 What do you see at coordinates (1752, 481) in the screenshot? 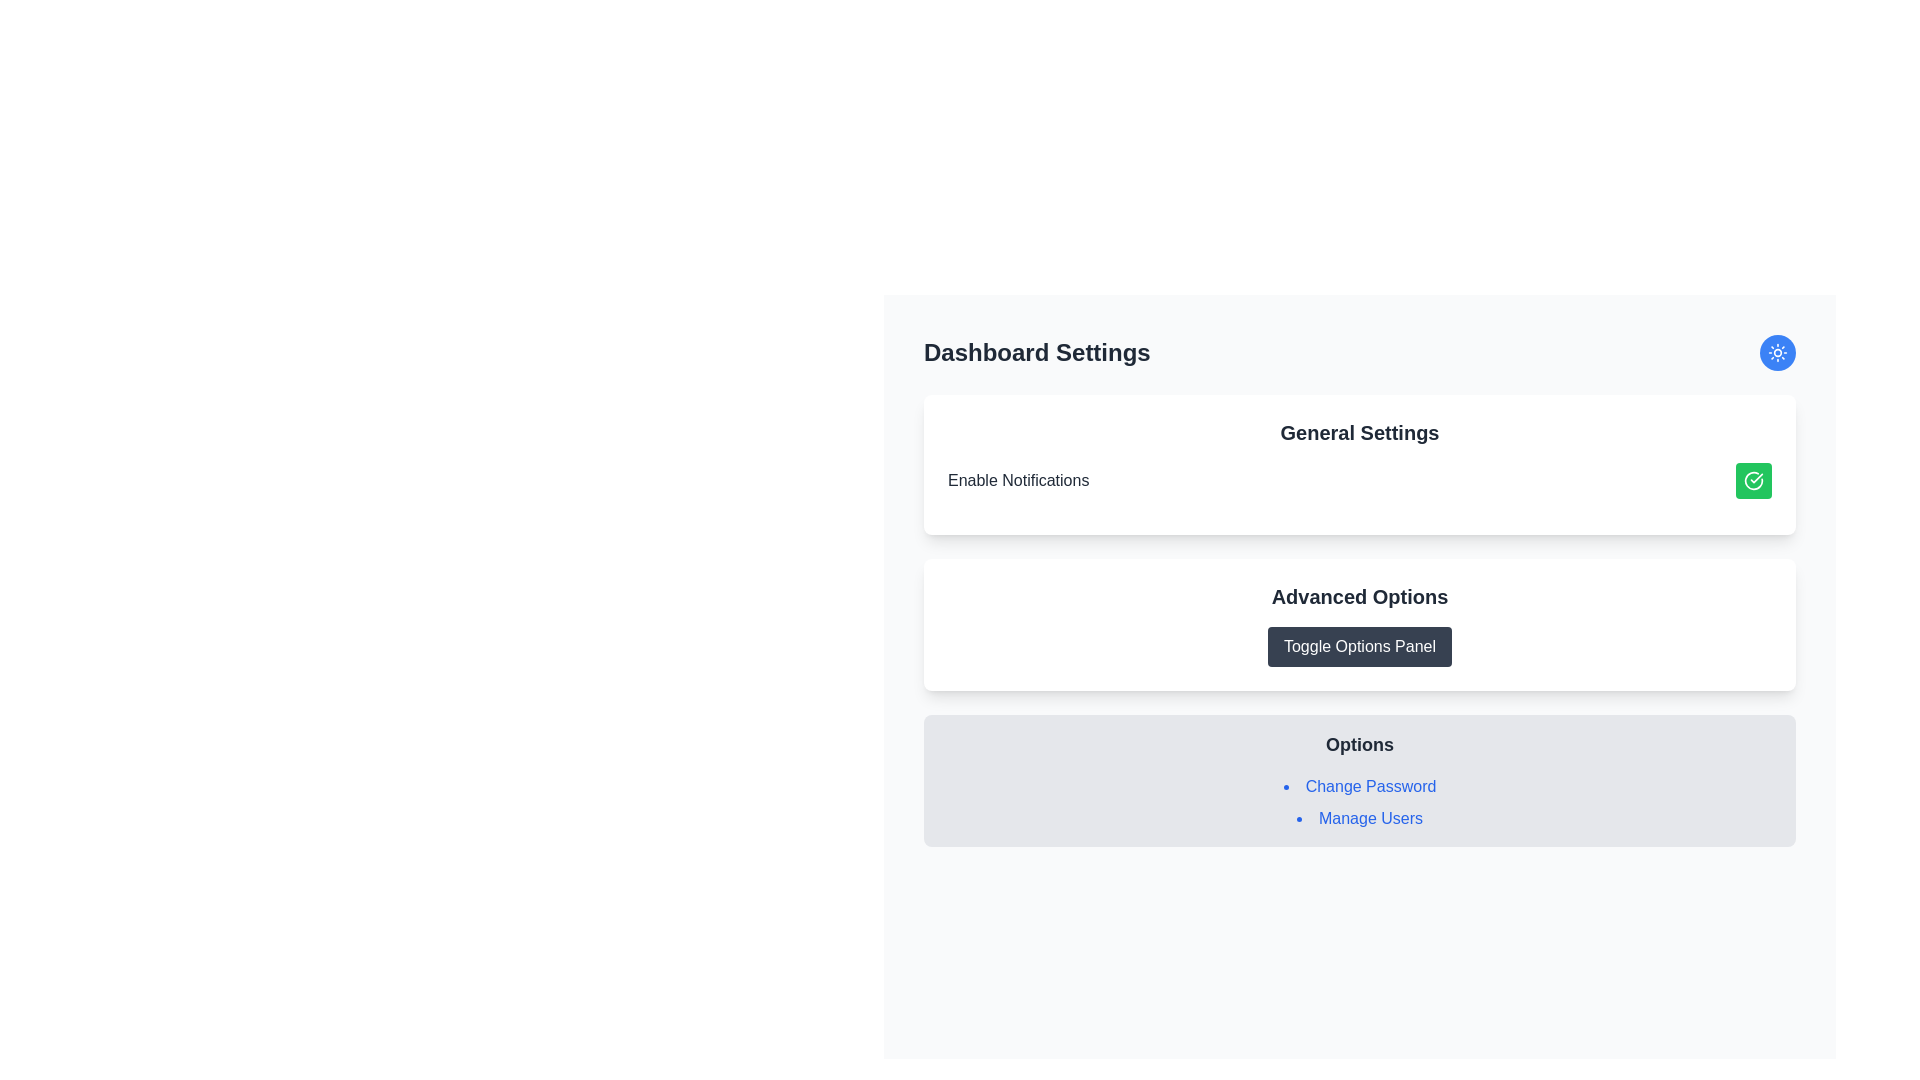
I see `the confirmation button located at the far right of the 'Enable Notifications' row` at bounding box center [1752, 481].